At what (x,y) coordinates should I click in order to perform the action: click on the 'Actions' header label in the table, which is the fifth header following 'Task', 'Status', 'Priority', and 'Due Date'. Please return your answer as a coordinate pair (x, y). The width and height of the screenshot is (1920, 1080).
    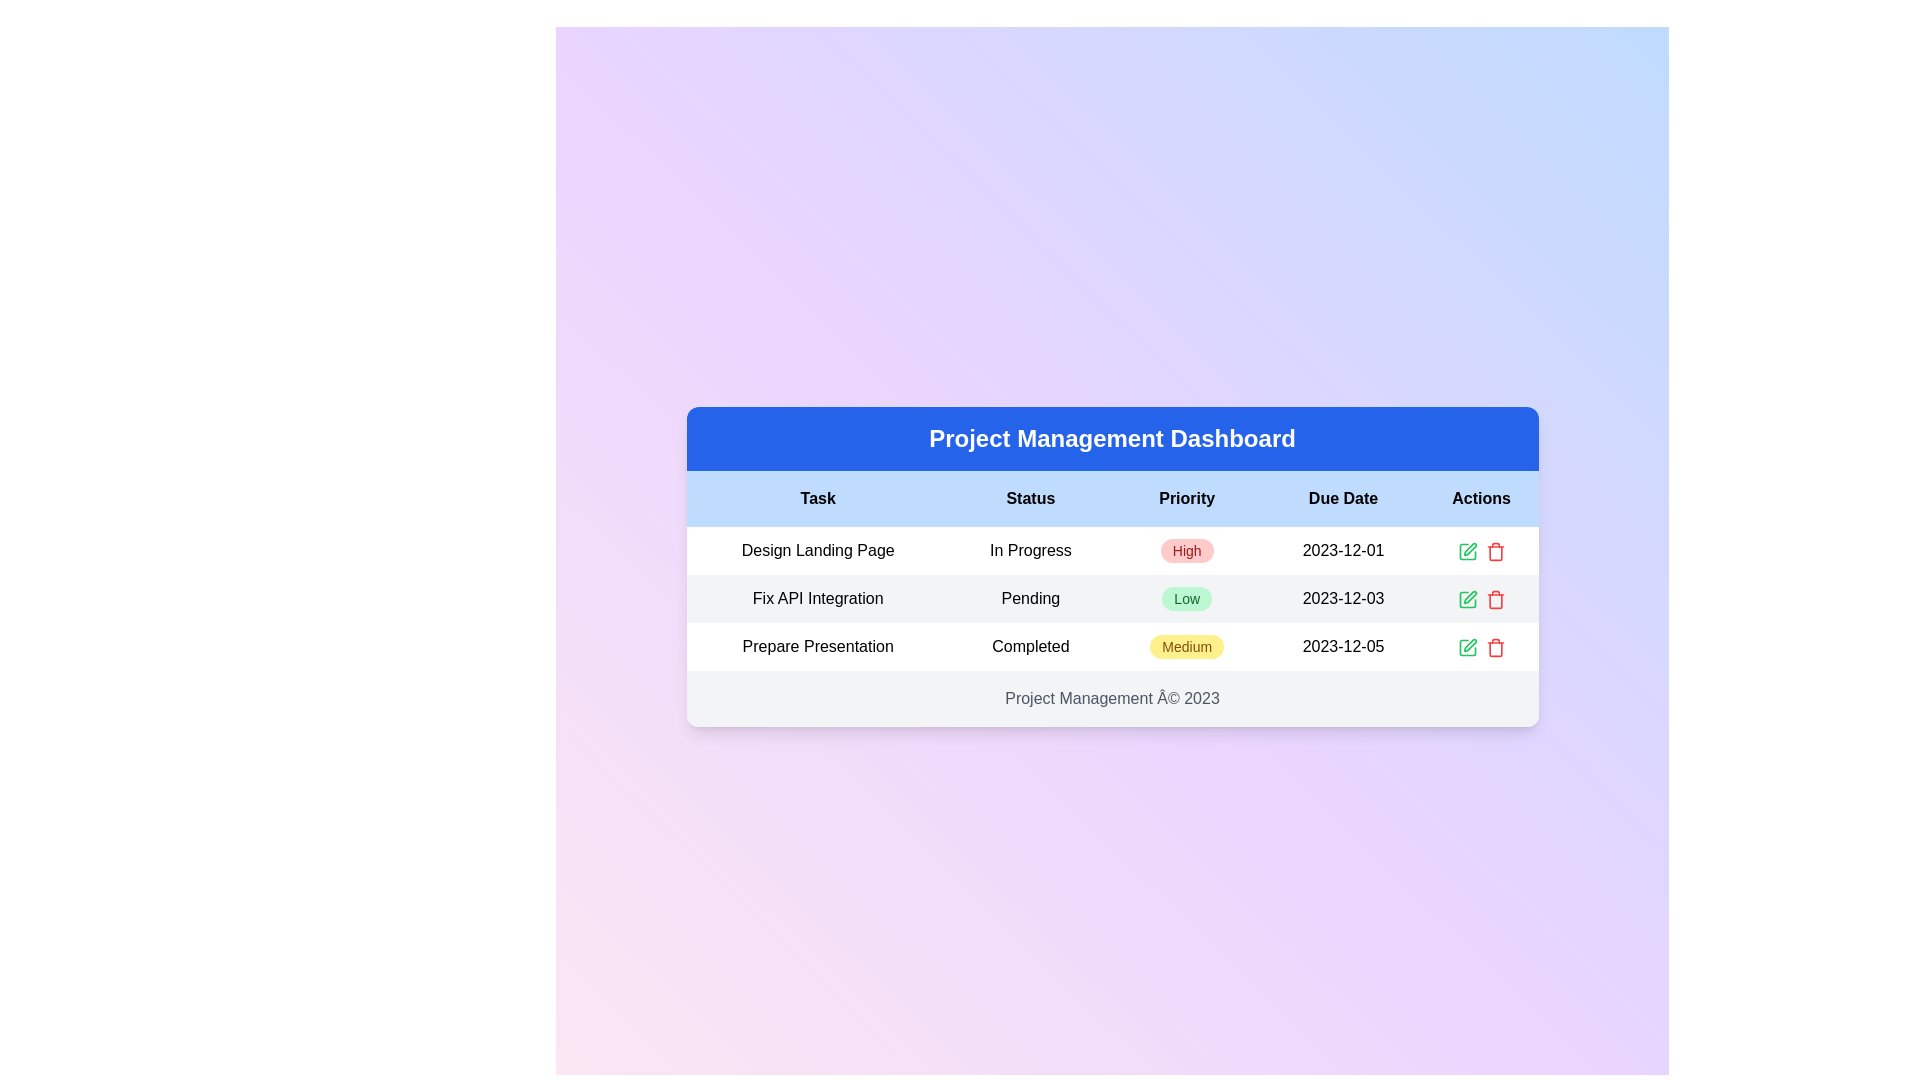
    Looking at the image, I should click on (1481, 497).